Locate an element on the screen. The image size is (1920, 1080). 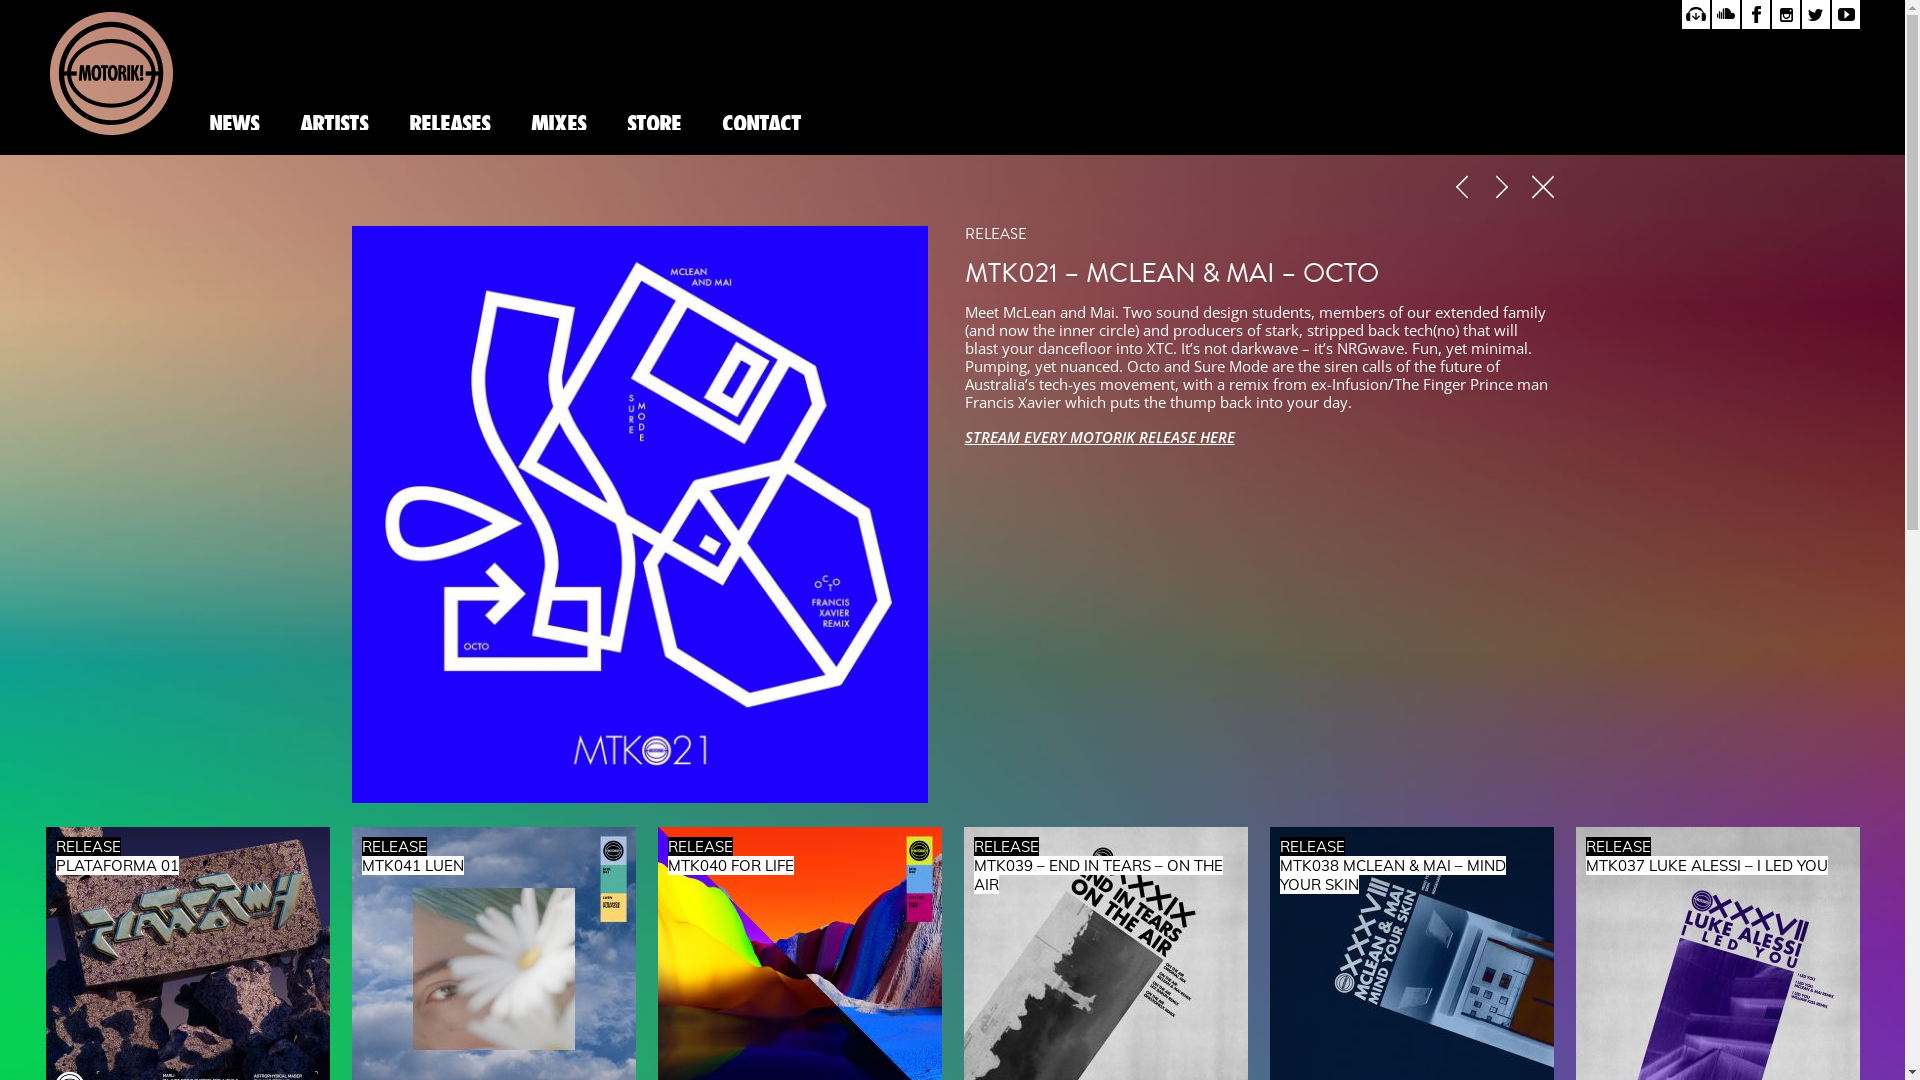
'ARTISTS' is located at coordinates (332, 120).